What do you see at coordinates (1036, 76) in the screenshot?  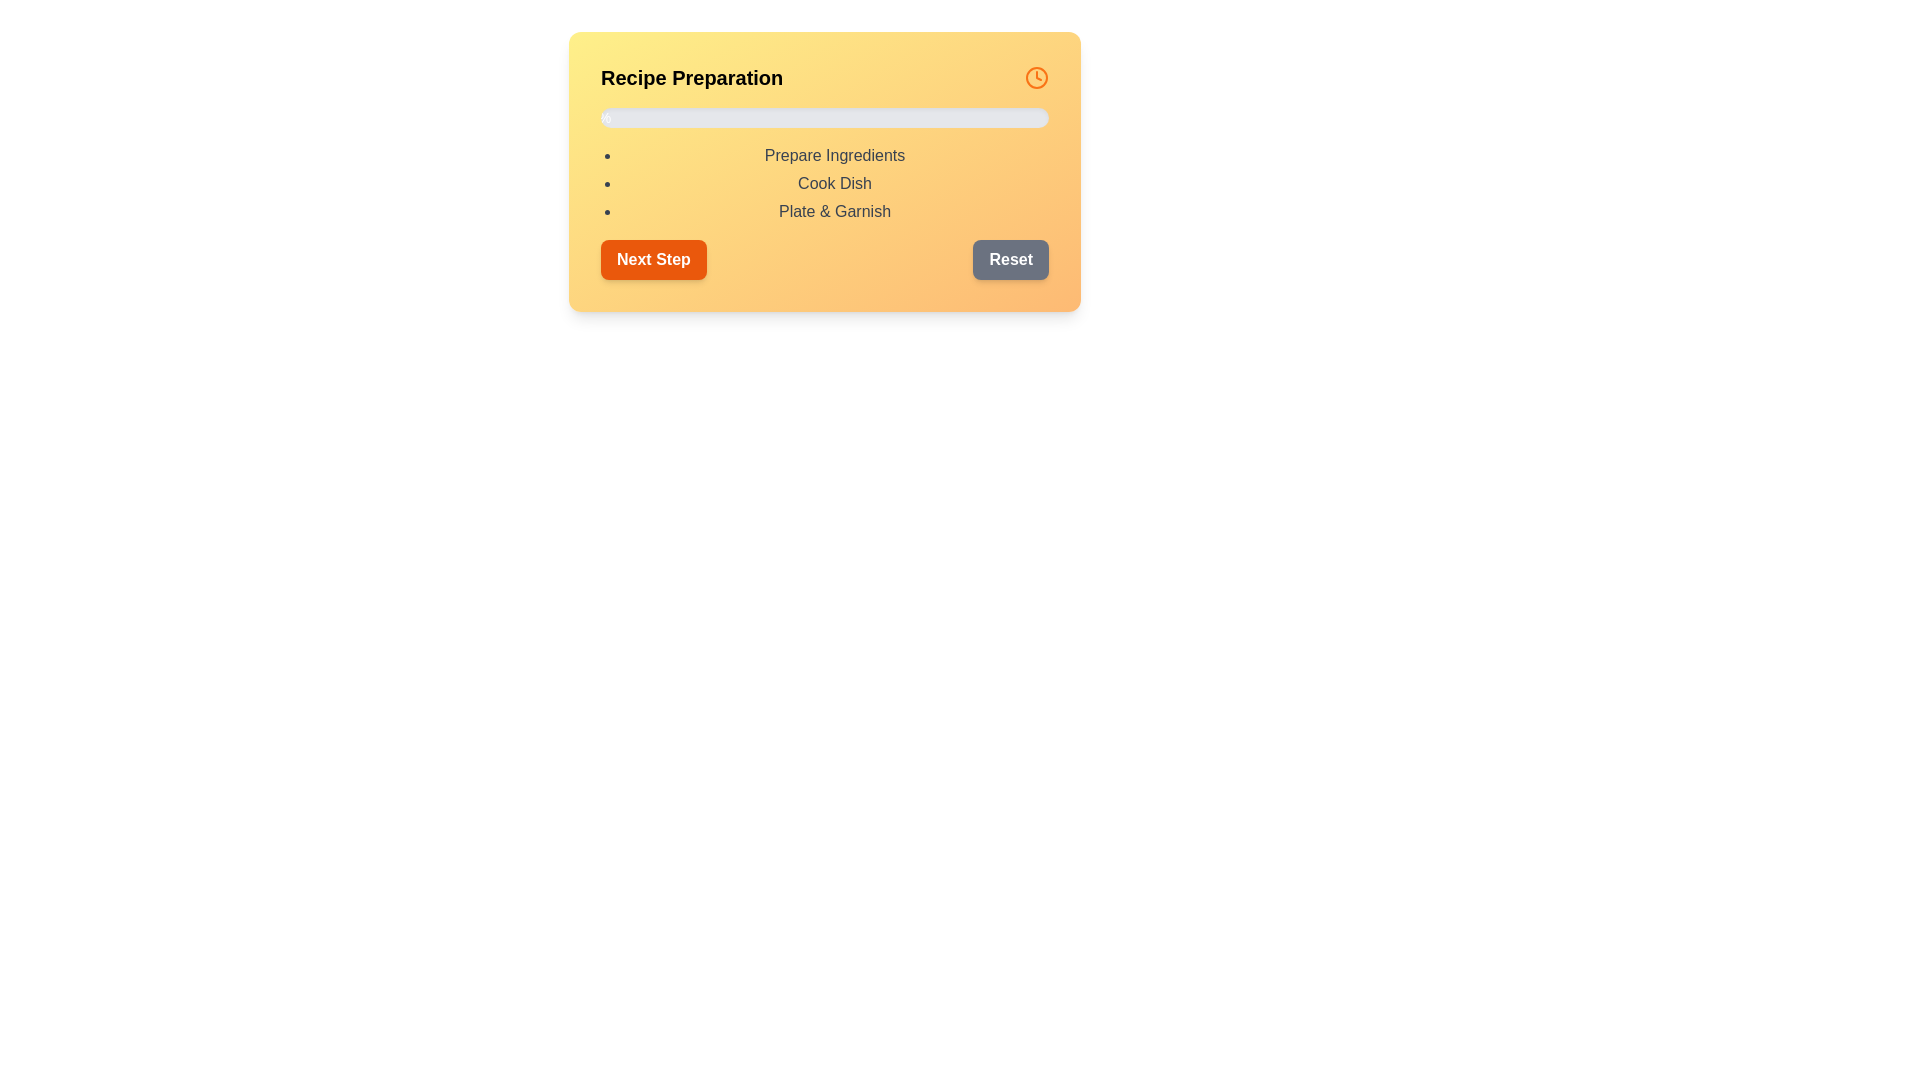 I see `the decorative SVG Circle Element that forms the base of the clock graphic in the top-right corner of the 'Recipe Preparation' card` at bounding box center [1036, 76].